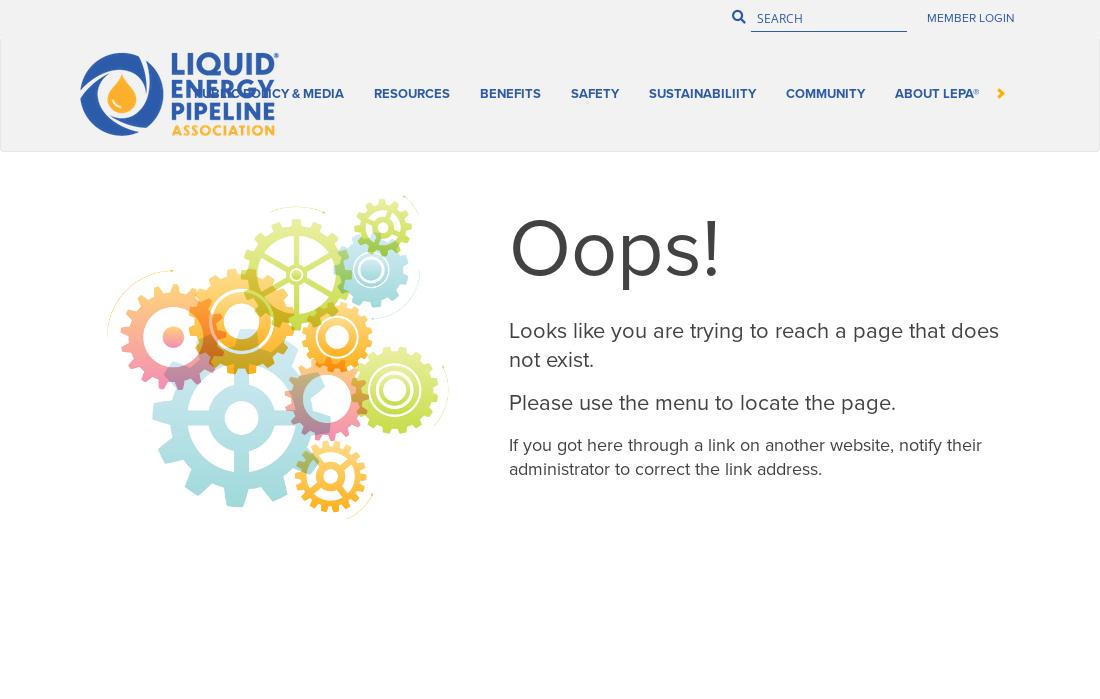 This screenshot has height=699, width=1100. Describe the element at coordinates (441, 87) in the screenshot. I see `'Public Policy & Media'` at that location.